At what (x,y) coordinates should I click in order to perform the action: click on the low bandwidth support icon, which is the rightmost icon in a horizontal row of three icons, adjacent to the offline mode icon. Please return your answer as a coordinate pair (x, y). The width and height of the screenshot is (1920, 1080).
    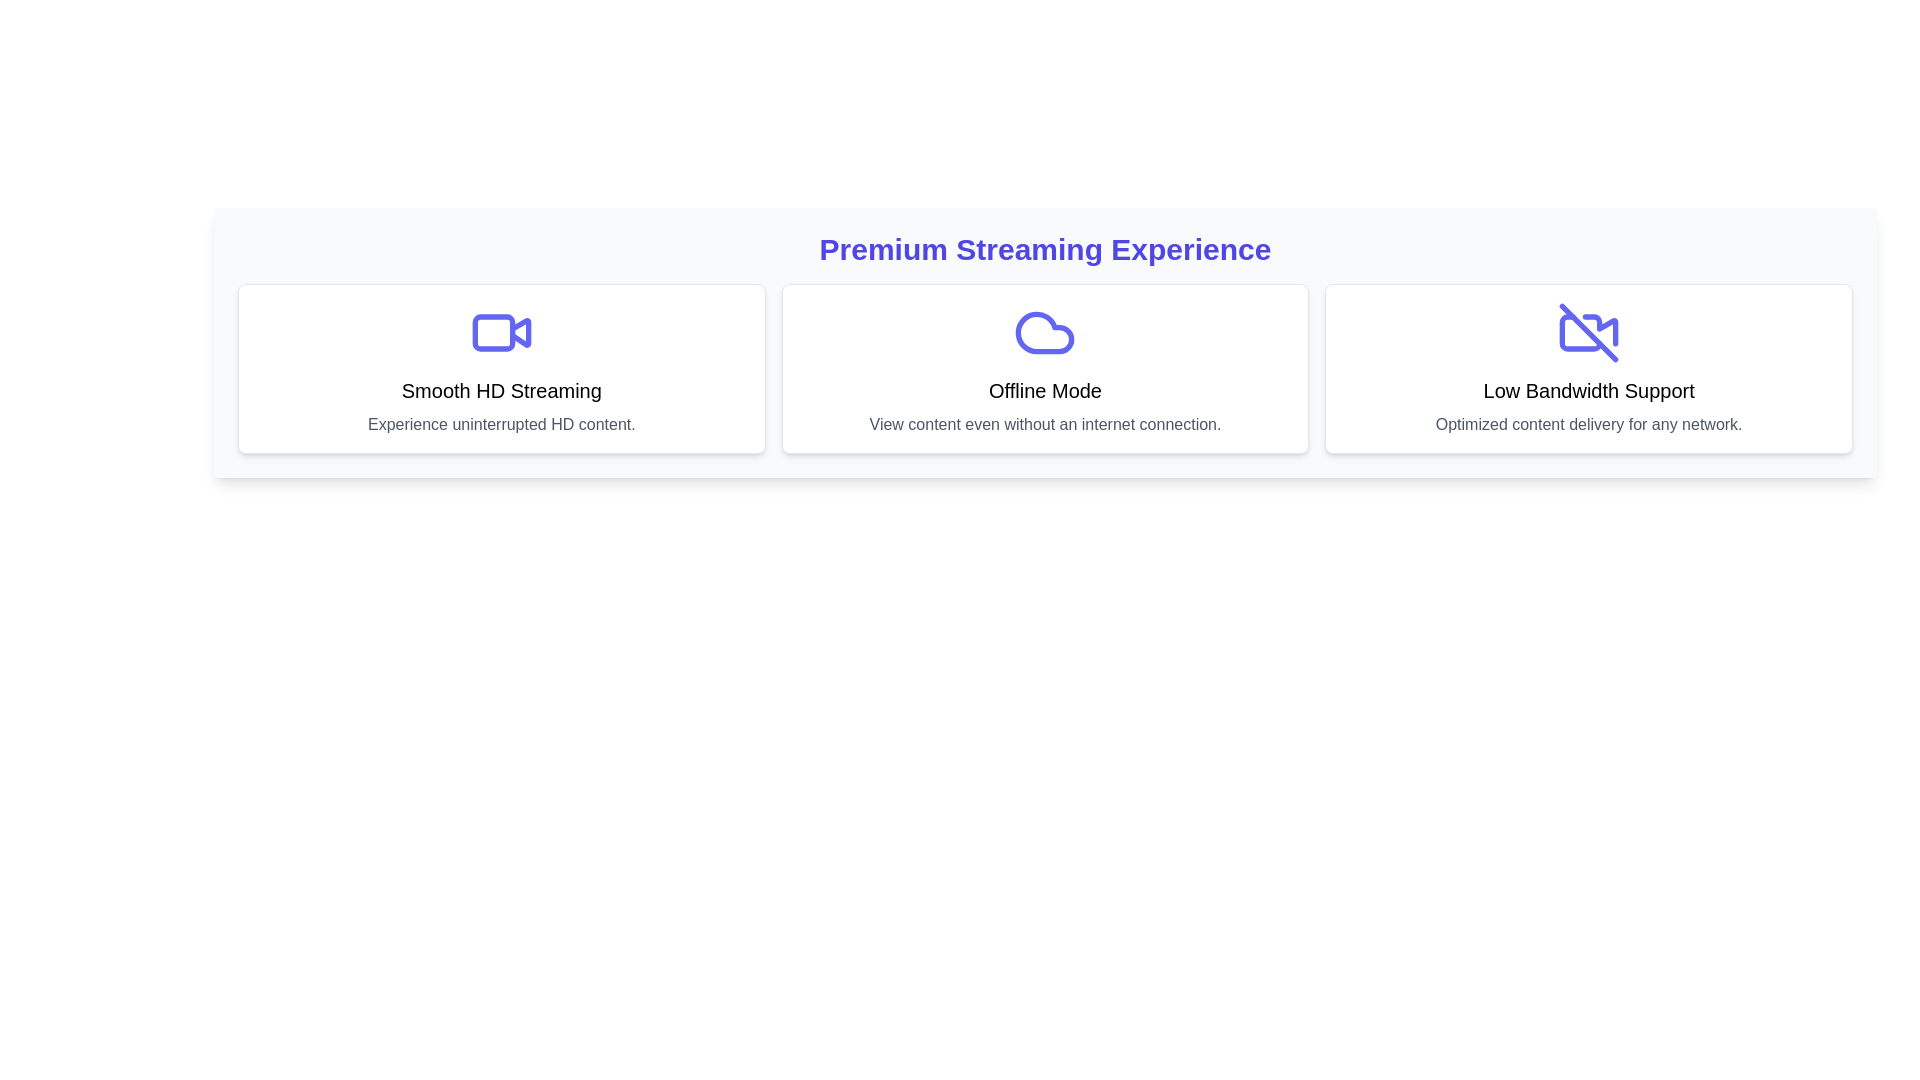
    Looking at the image, I should click on (1587, 331).